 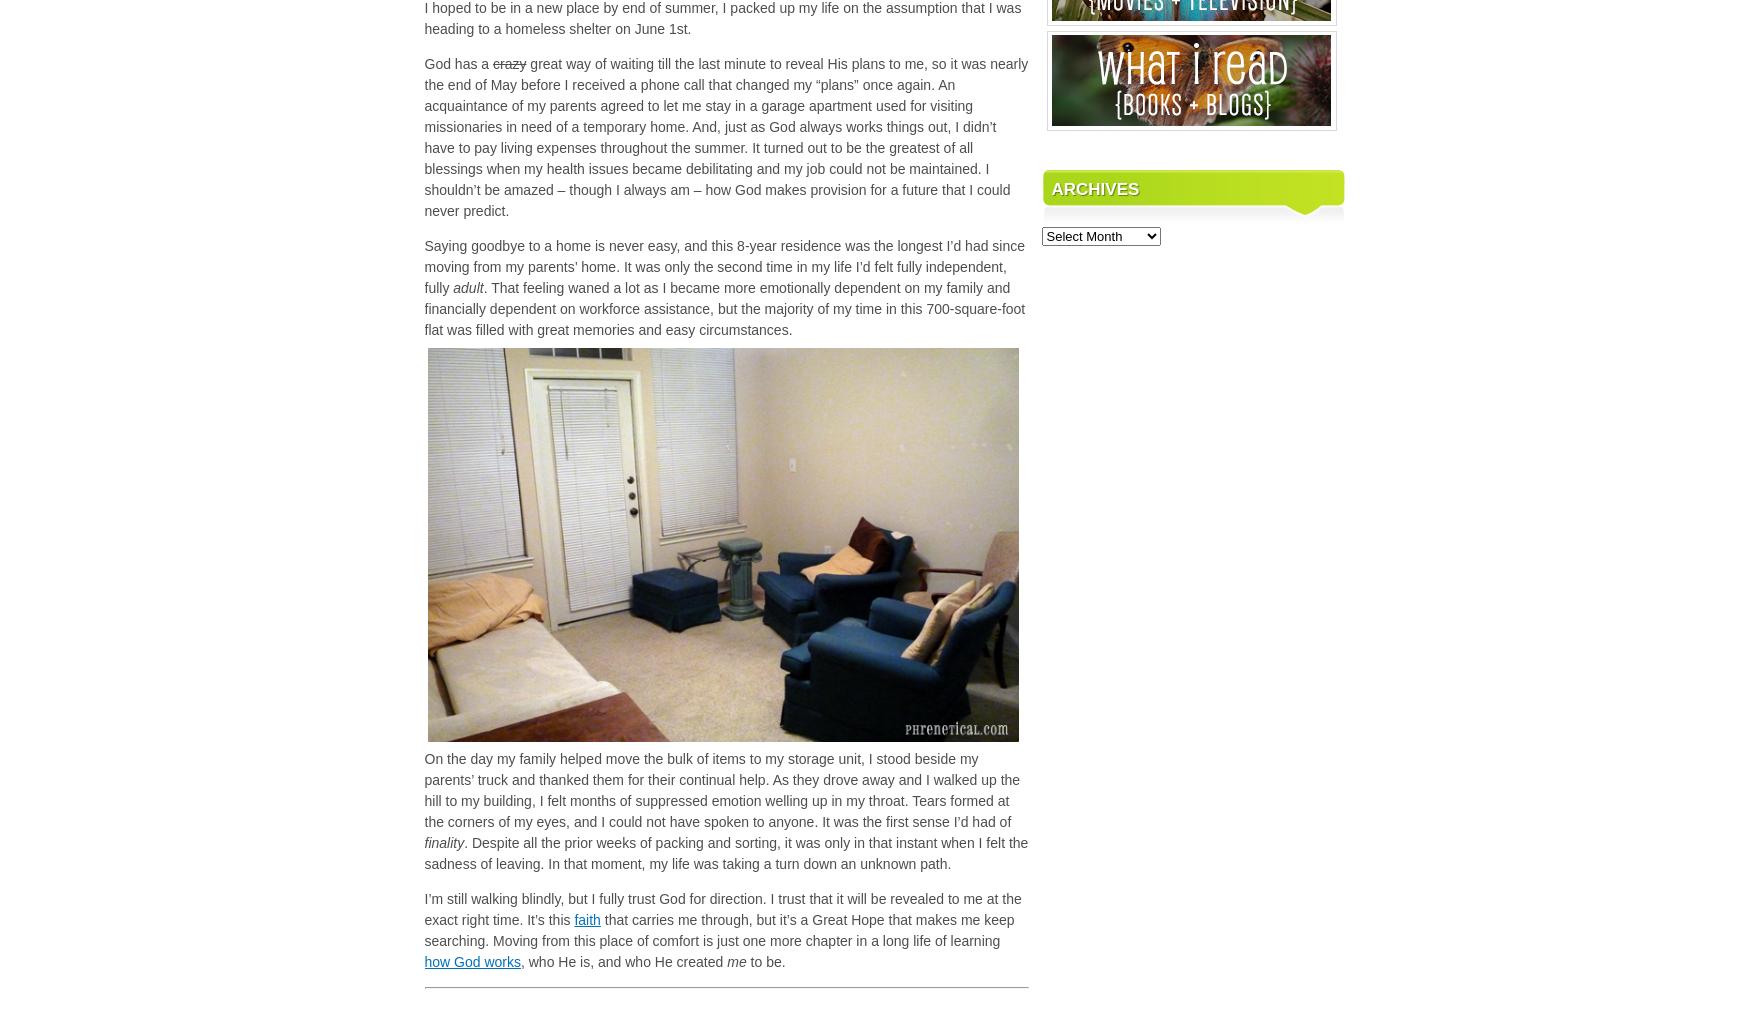 What do you see at coordinates (443, 842) in the screenshot?
I see `'finality'` at bounding box center [443, 842].